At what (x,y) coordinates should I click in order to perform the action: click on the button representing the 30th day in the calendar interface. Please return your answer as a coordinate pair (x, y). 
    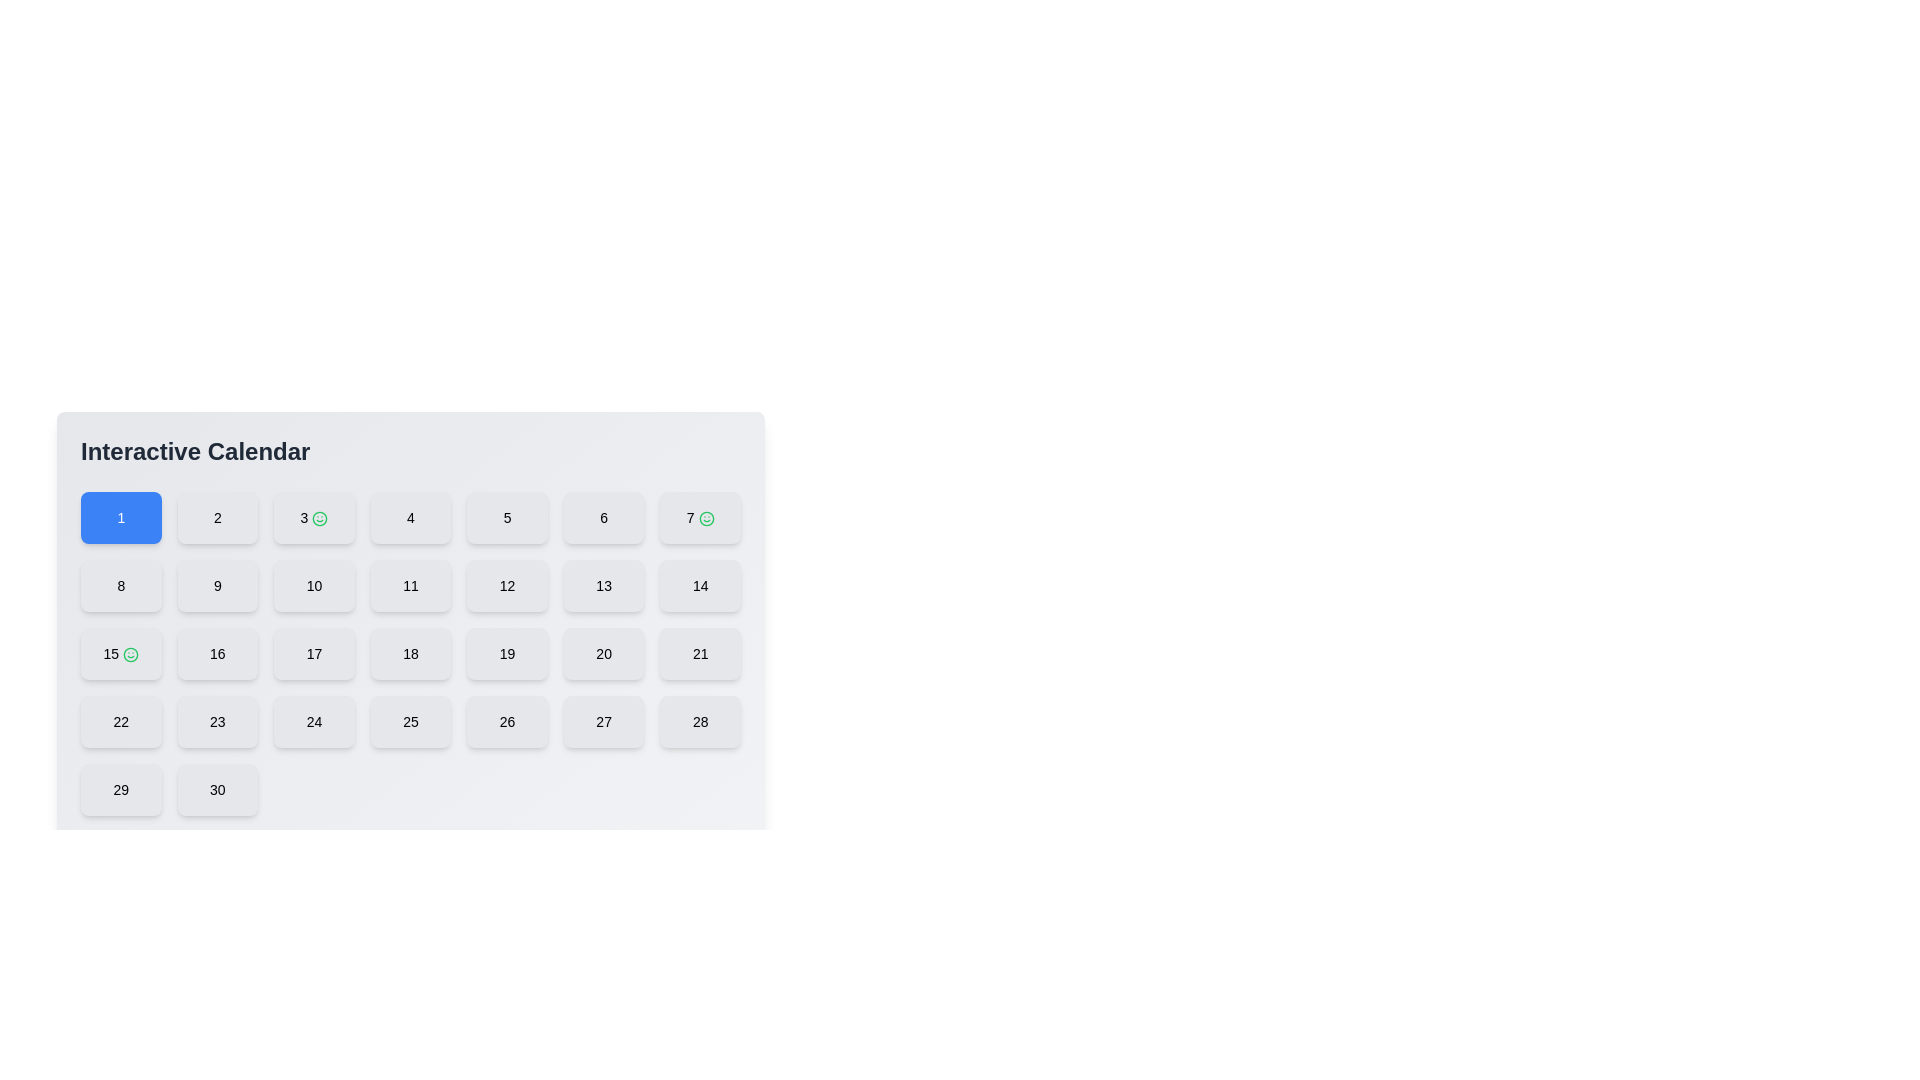
    Looking at the image, I should click on (217, 789).